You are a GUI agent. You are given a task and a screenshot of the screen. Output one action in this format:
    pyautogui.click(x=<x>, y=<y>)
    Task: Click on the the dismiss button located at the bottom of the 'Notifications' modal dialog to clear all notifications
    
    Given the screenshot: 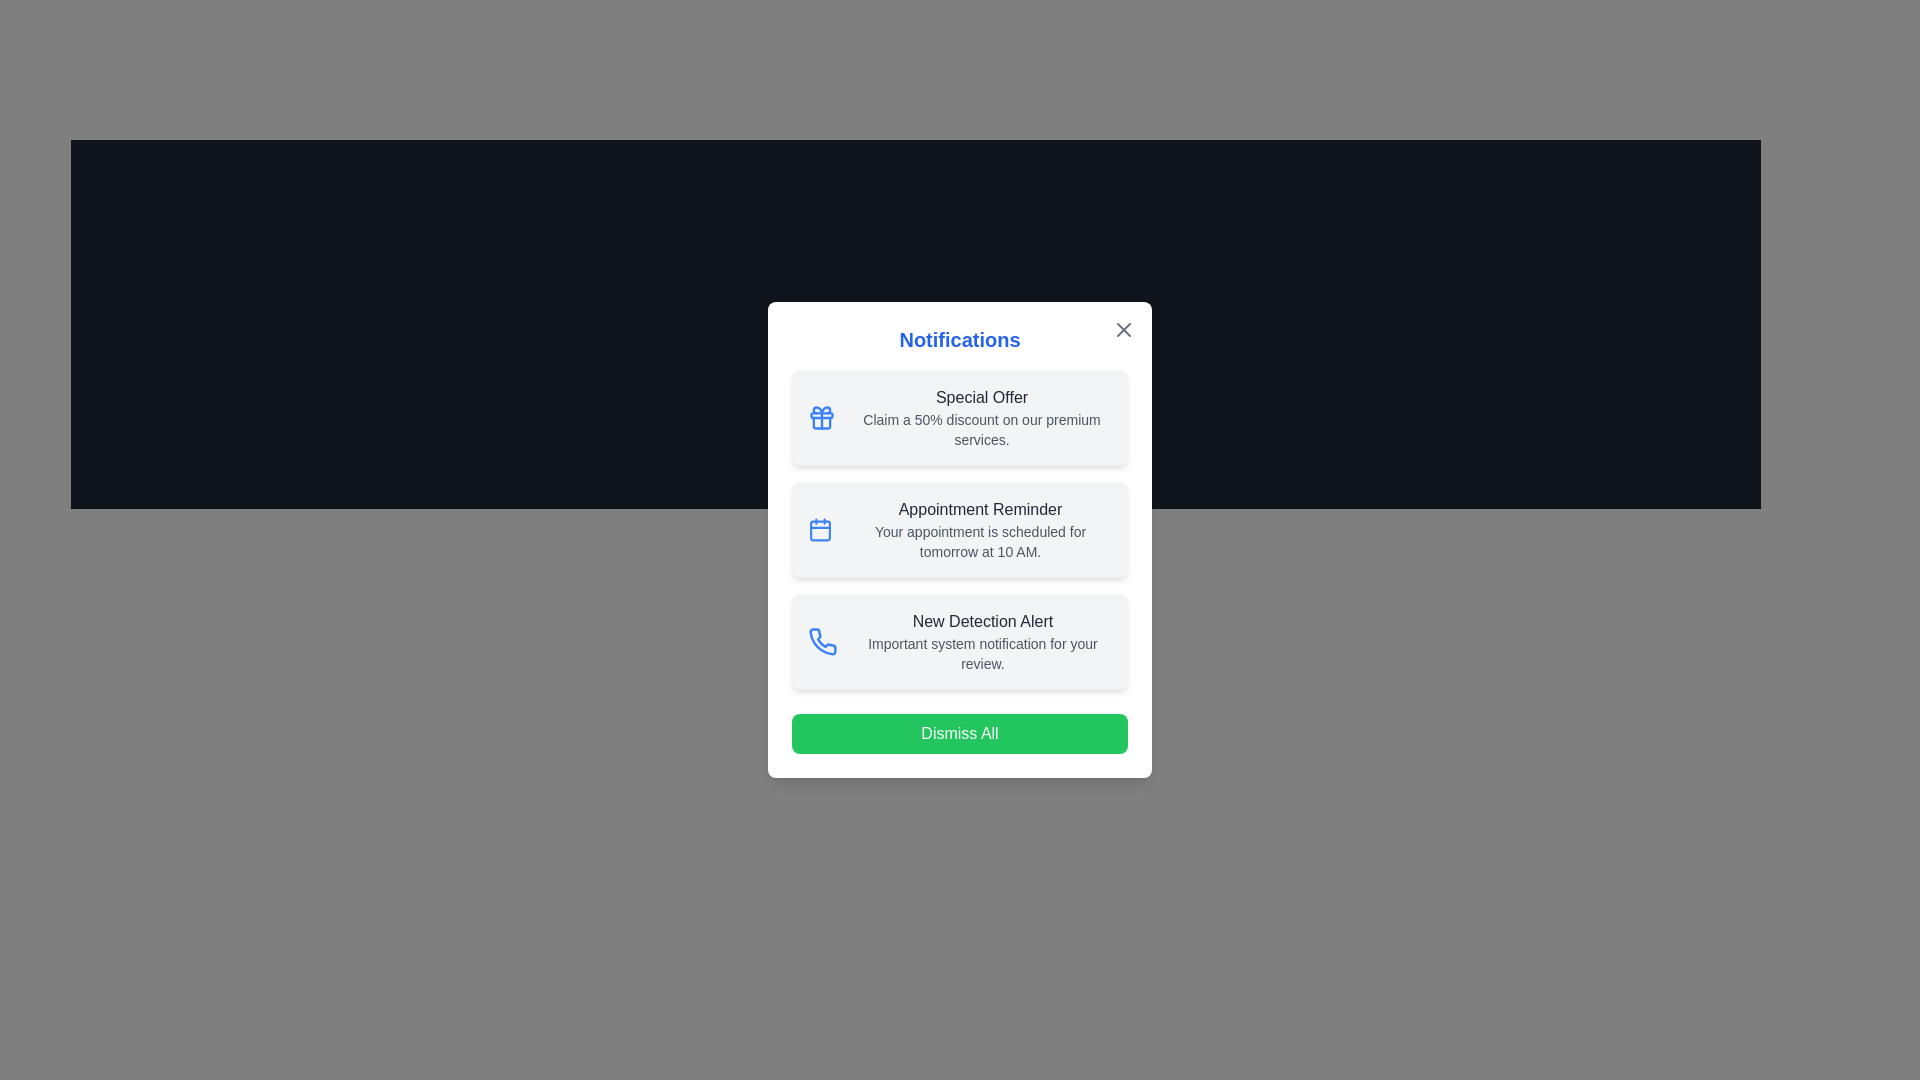 What is the action you would take?
    pyautogui.click(x=960, y=733)
    